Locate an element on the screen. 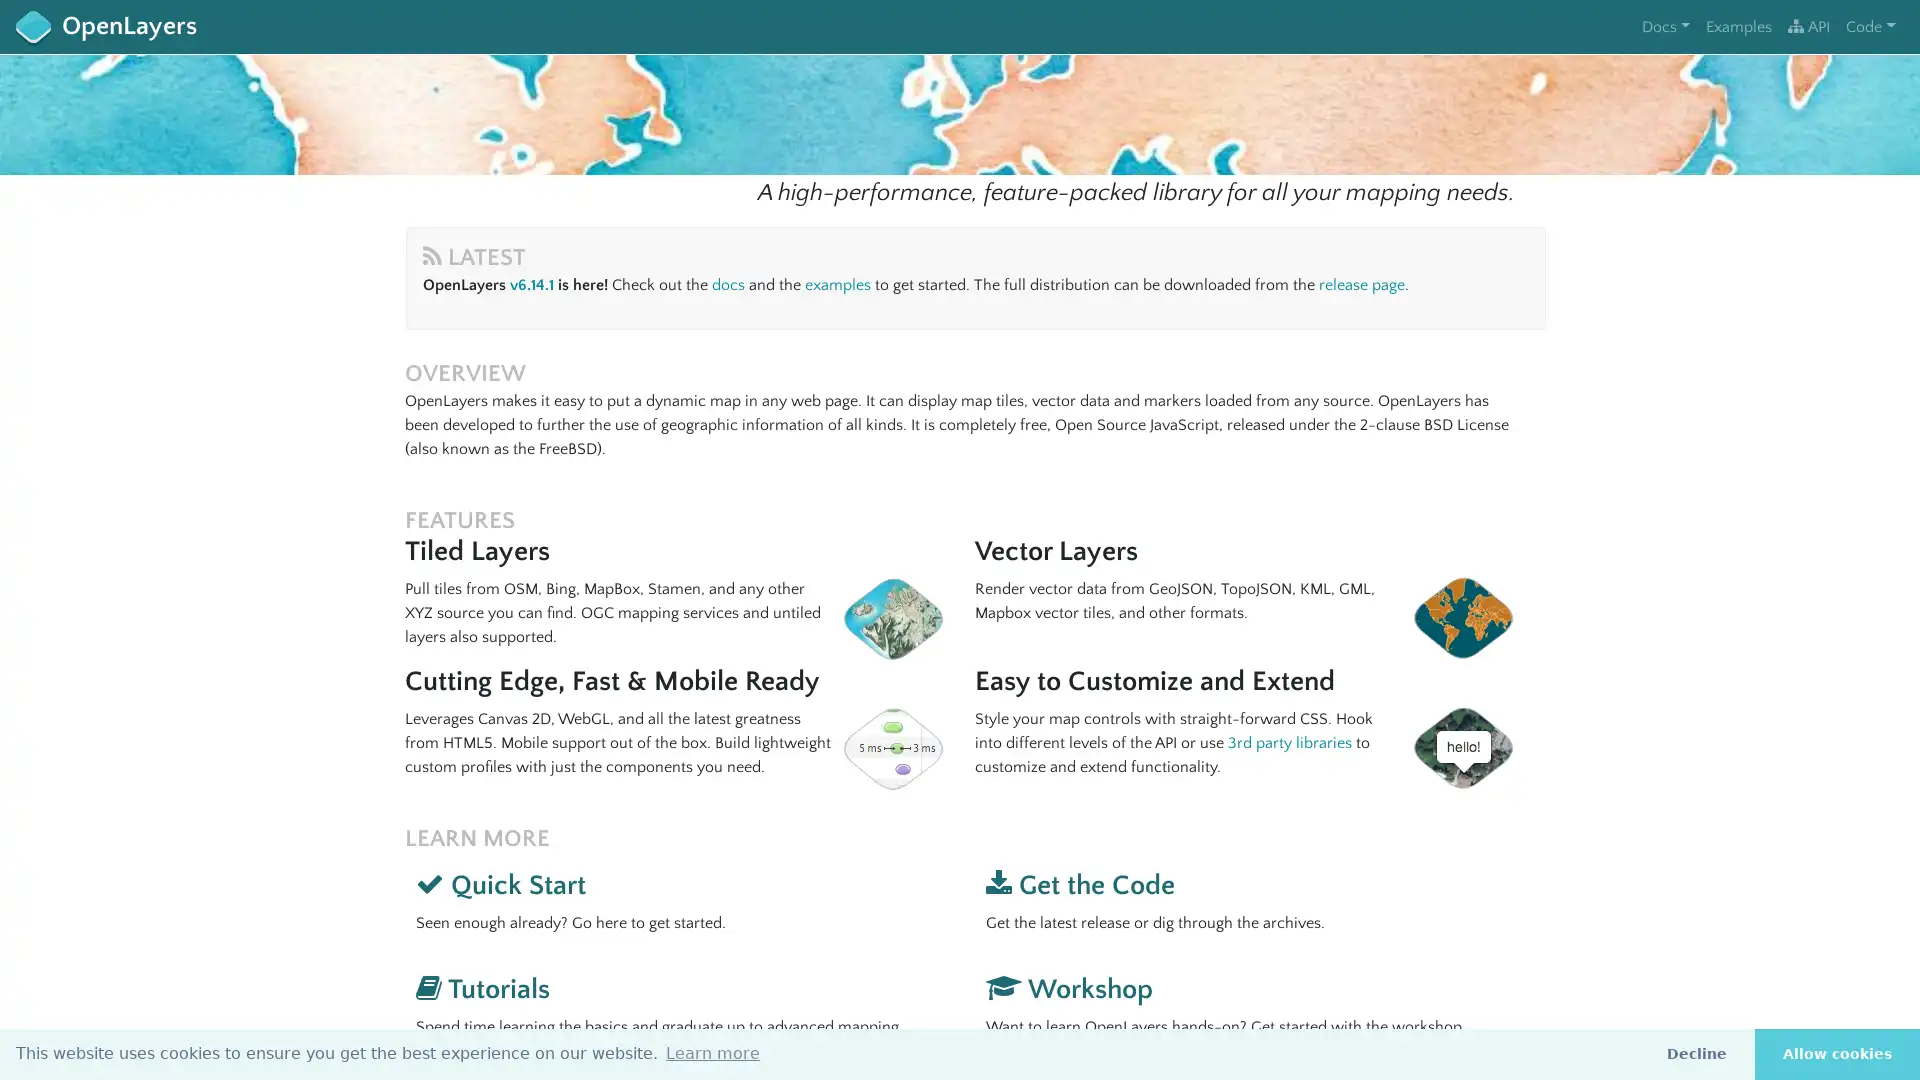  i is located at coordinates (1896, 152).